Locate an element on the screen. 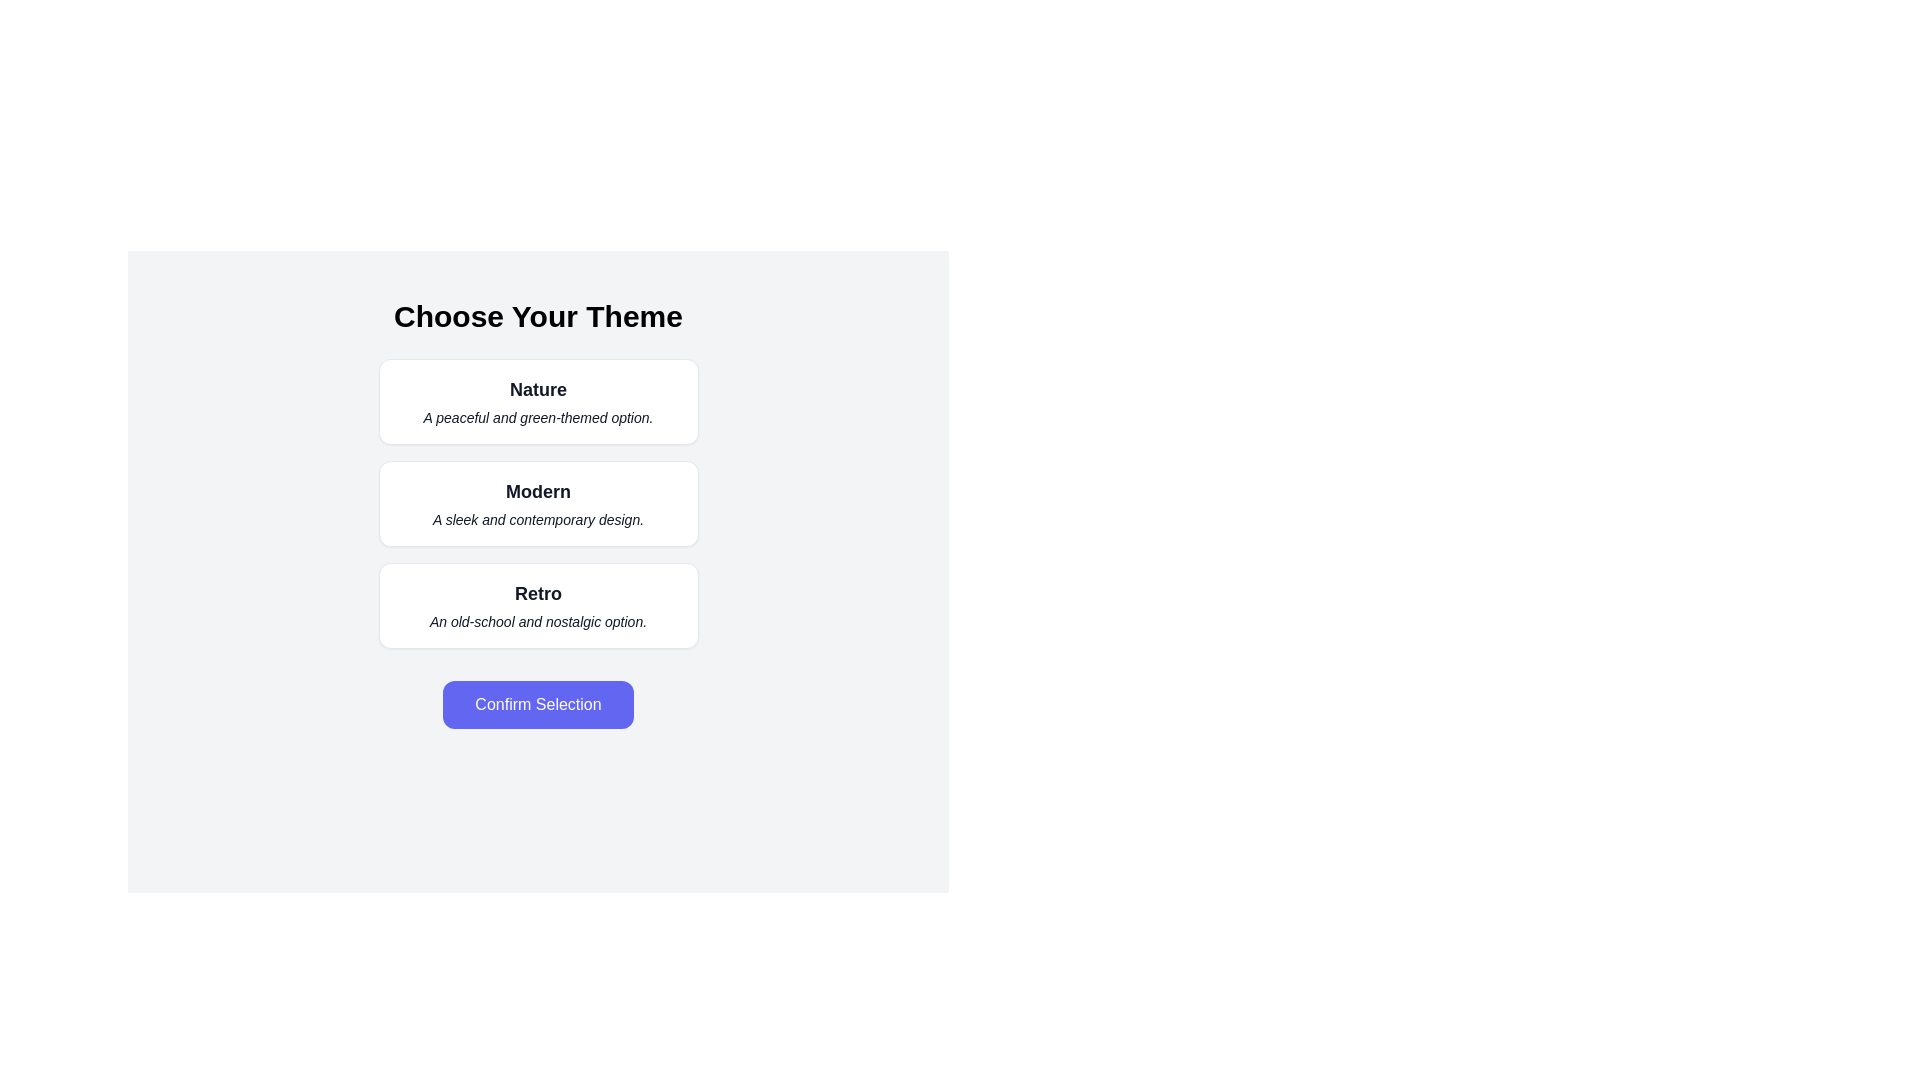  the non-interactive Text Label that describes the theme 'Retro', positioned below the bold text 'Retro' within the 'Retro' card is located at coordinates (538, 620).